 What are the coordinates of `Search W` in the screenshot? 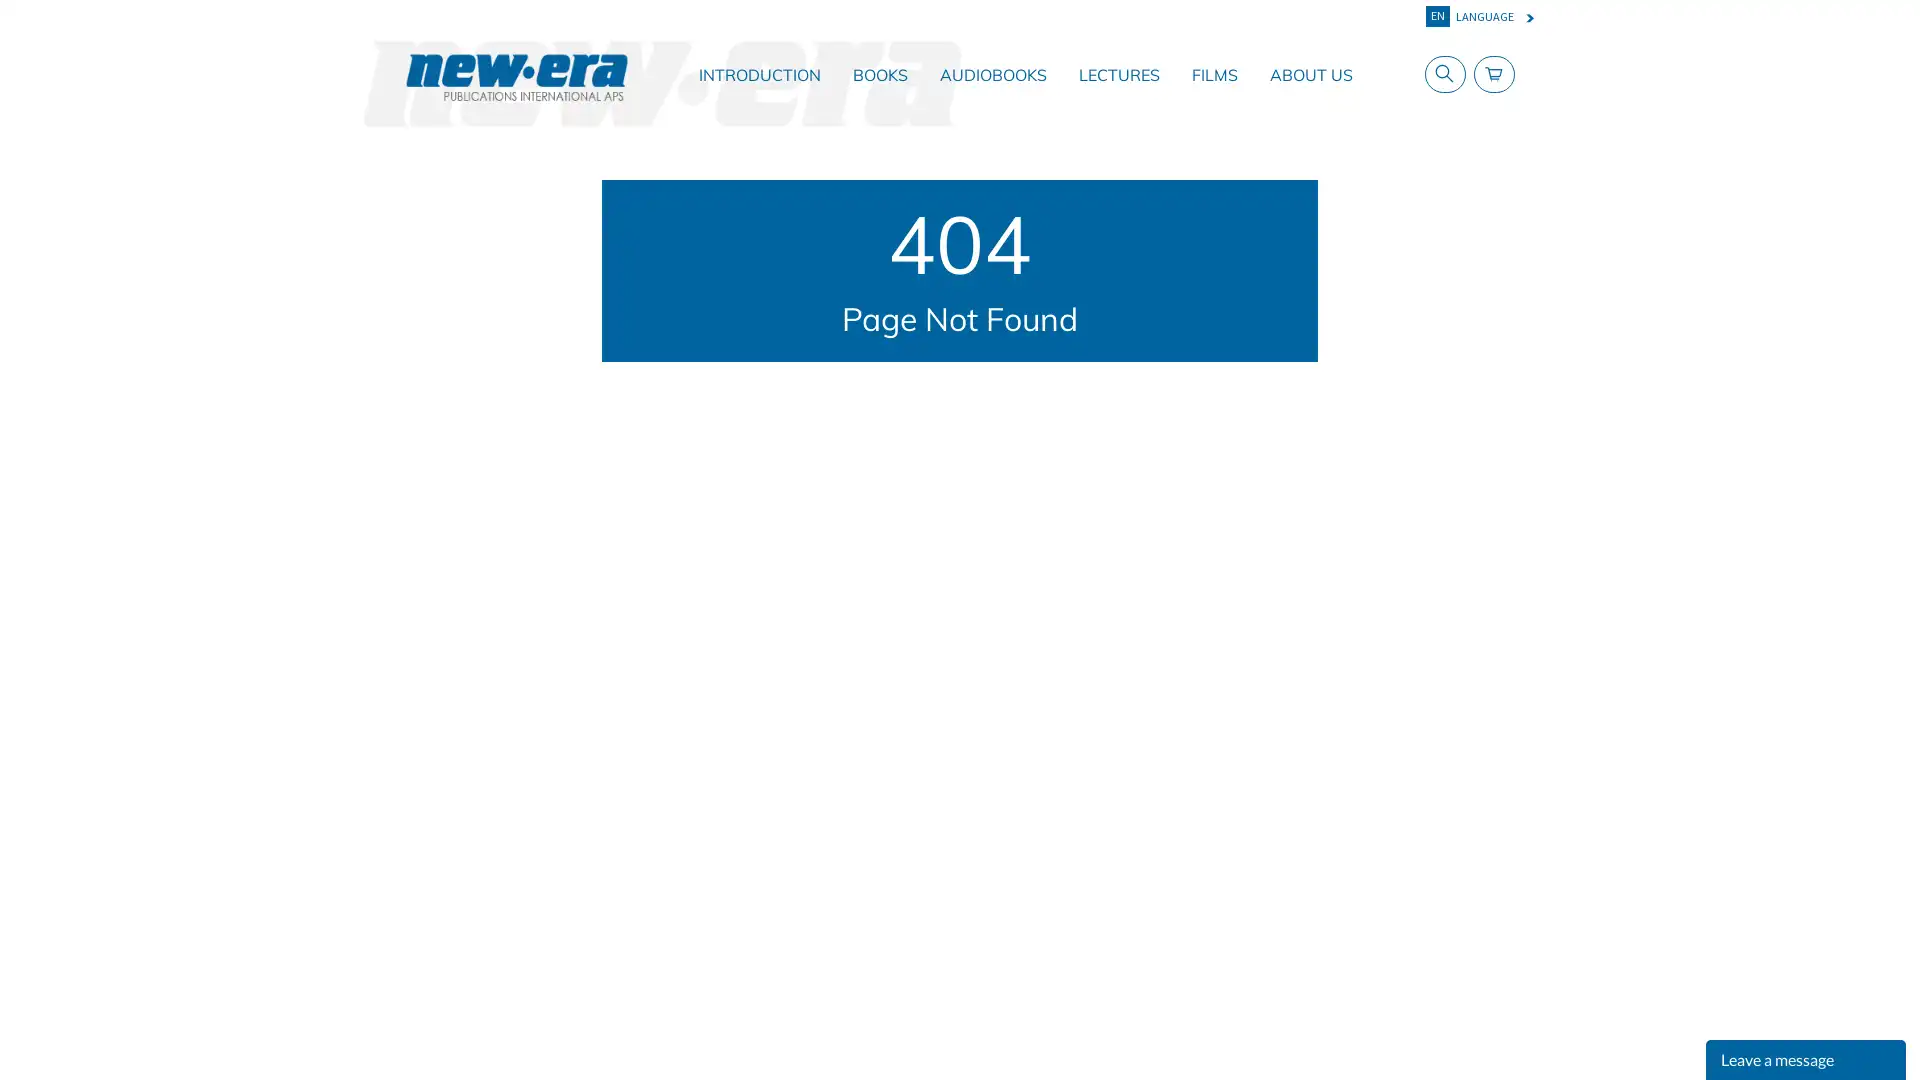 It's located at (1440, 73).